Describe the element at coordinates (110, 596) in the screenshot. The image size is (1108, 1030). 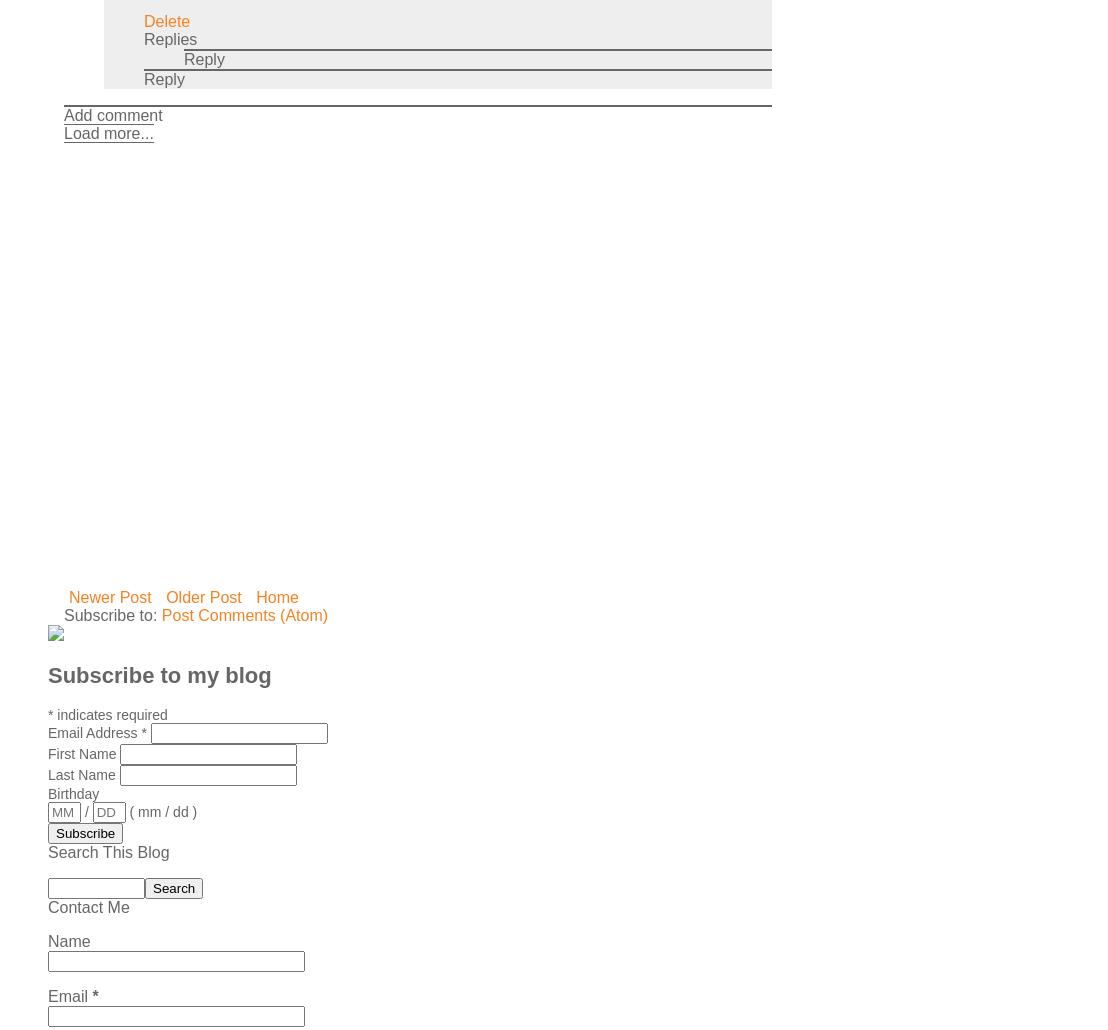
I see `'Newer Post'` at that location.